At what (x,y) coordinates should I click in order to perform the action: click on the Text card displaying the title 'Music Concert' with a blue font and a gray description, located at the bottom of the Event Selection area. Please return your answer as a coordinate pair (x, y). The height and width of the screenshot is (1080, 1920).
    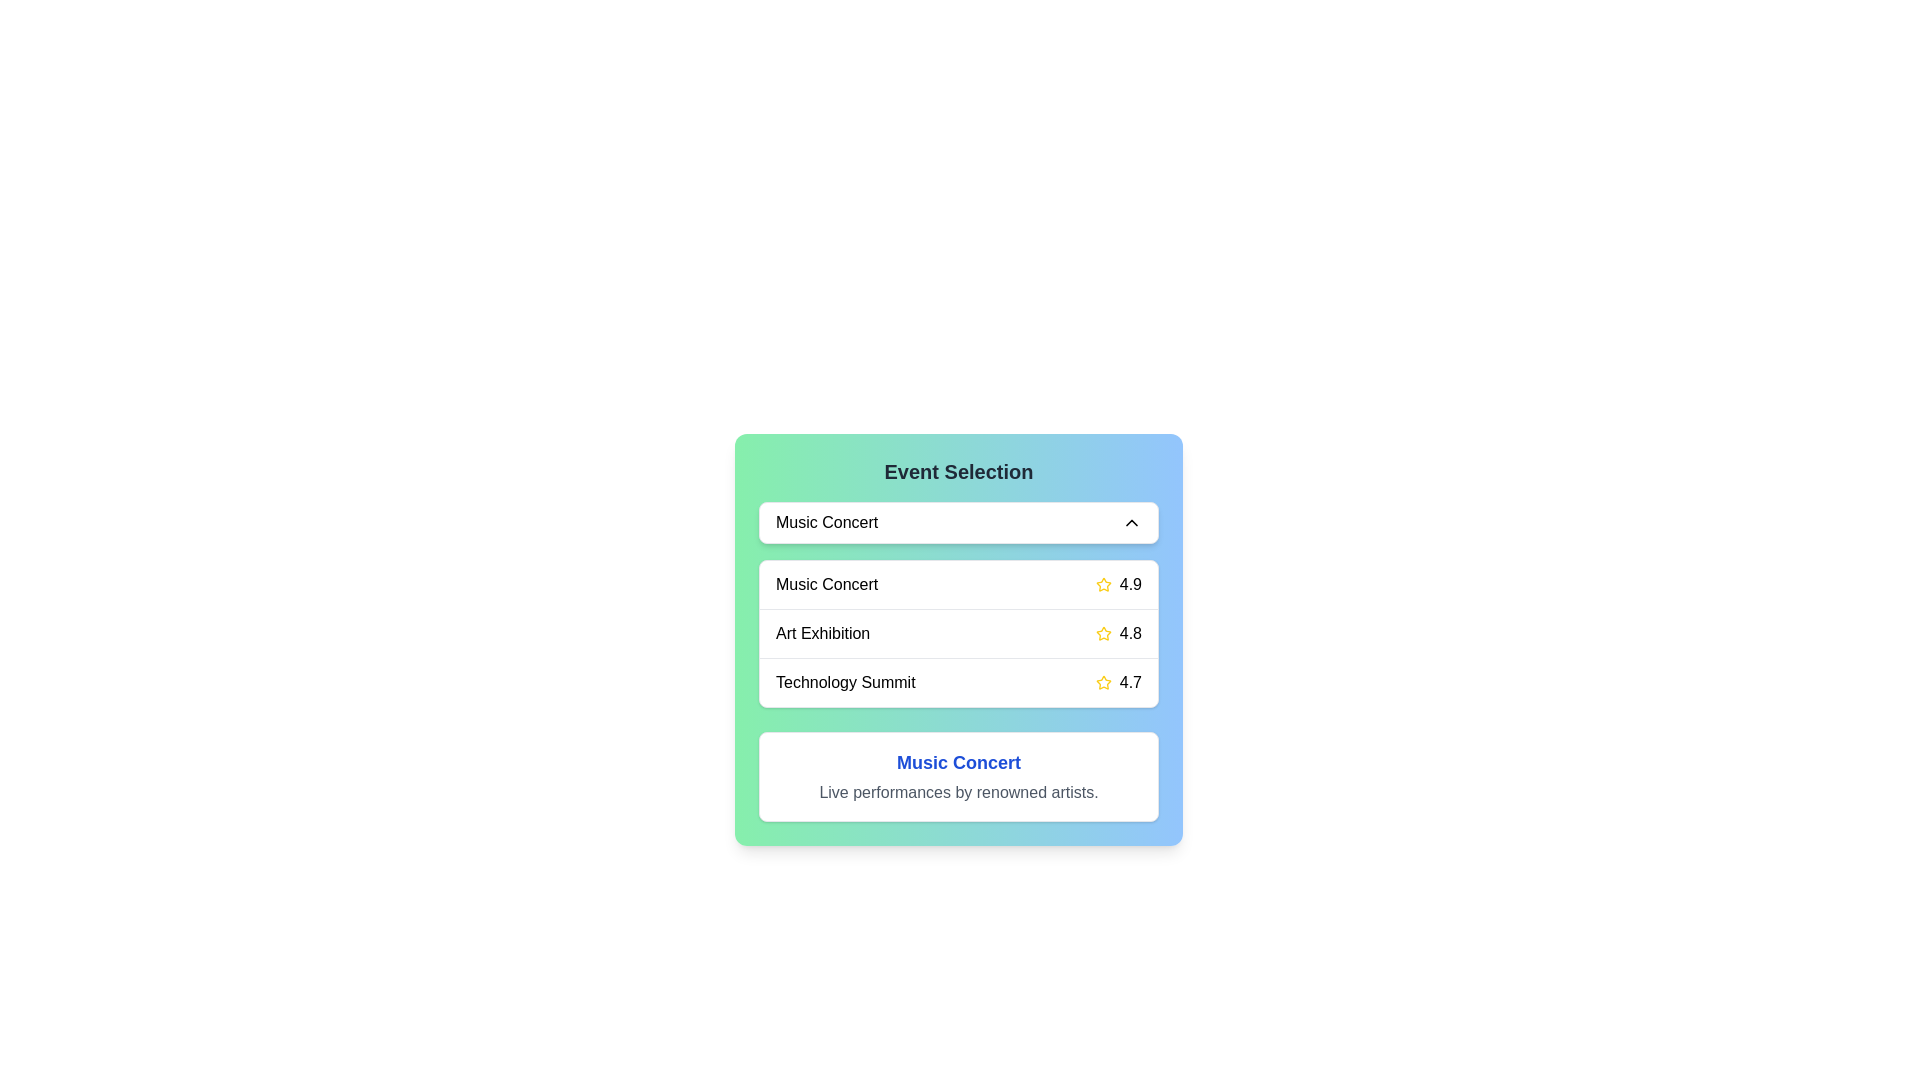
    Looking at the image, I should click on (958, 775).